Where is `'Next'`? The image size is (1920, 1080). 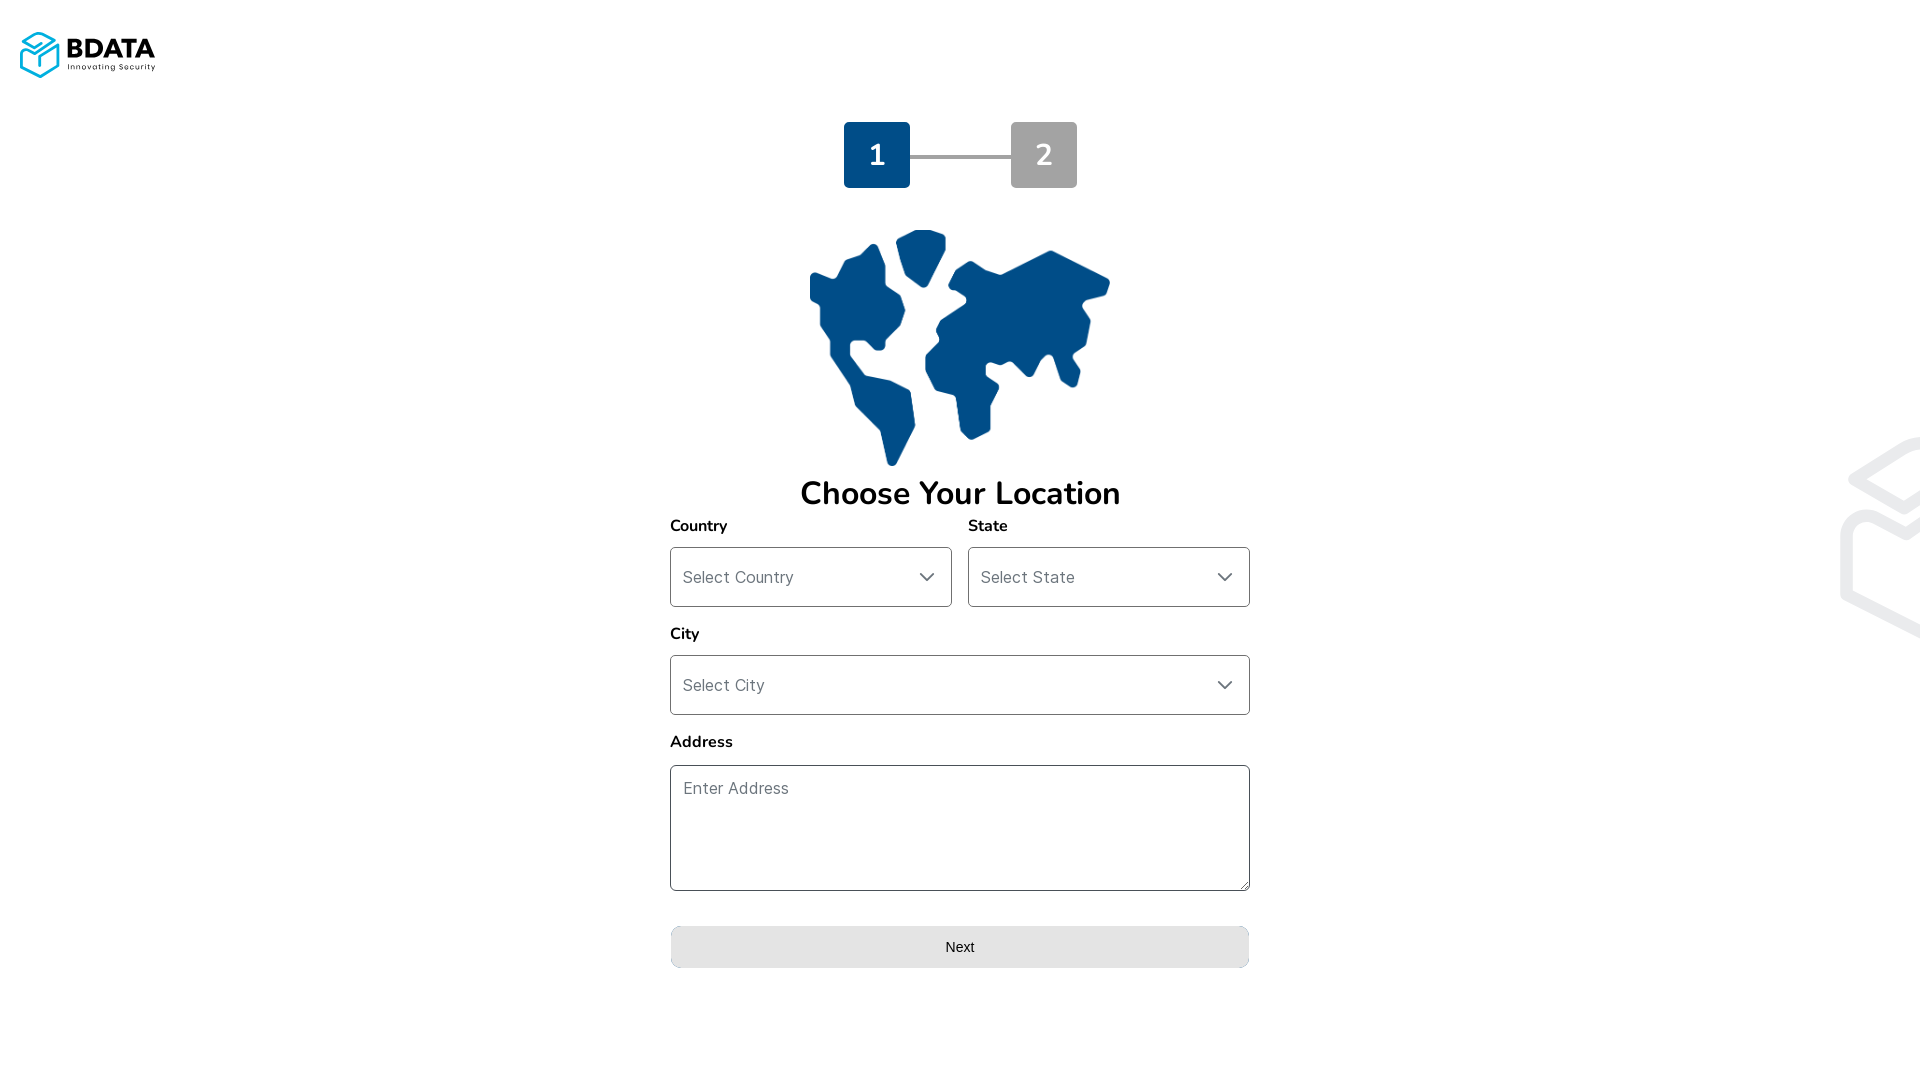
'Next' is located at coordinates (960, 946).